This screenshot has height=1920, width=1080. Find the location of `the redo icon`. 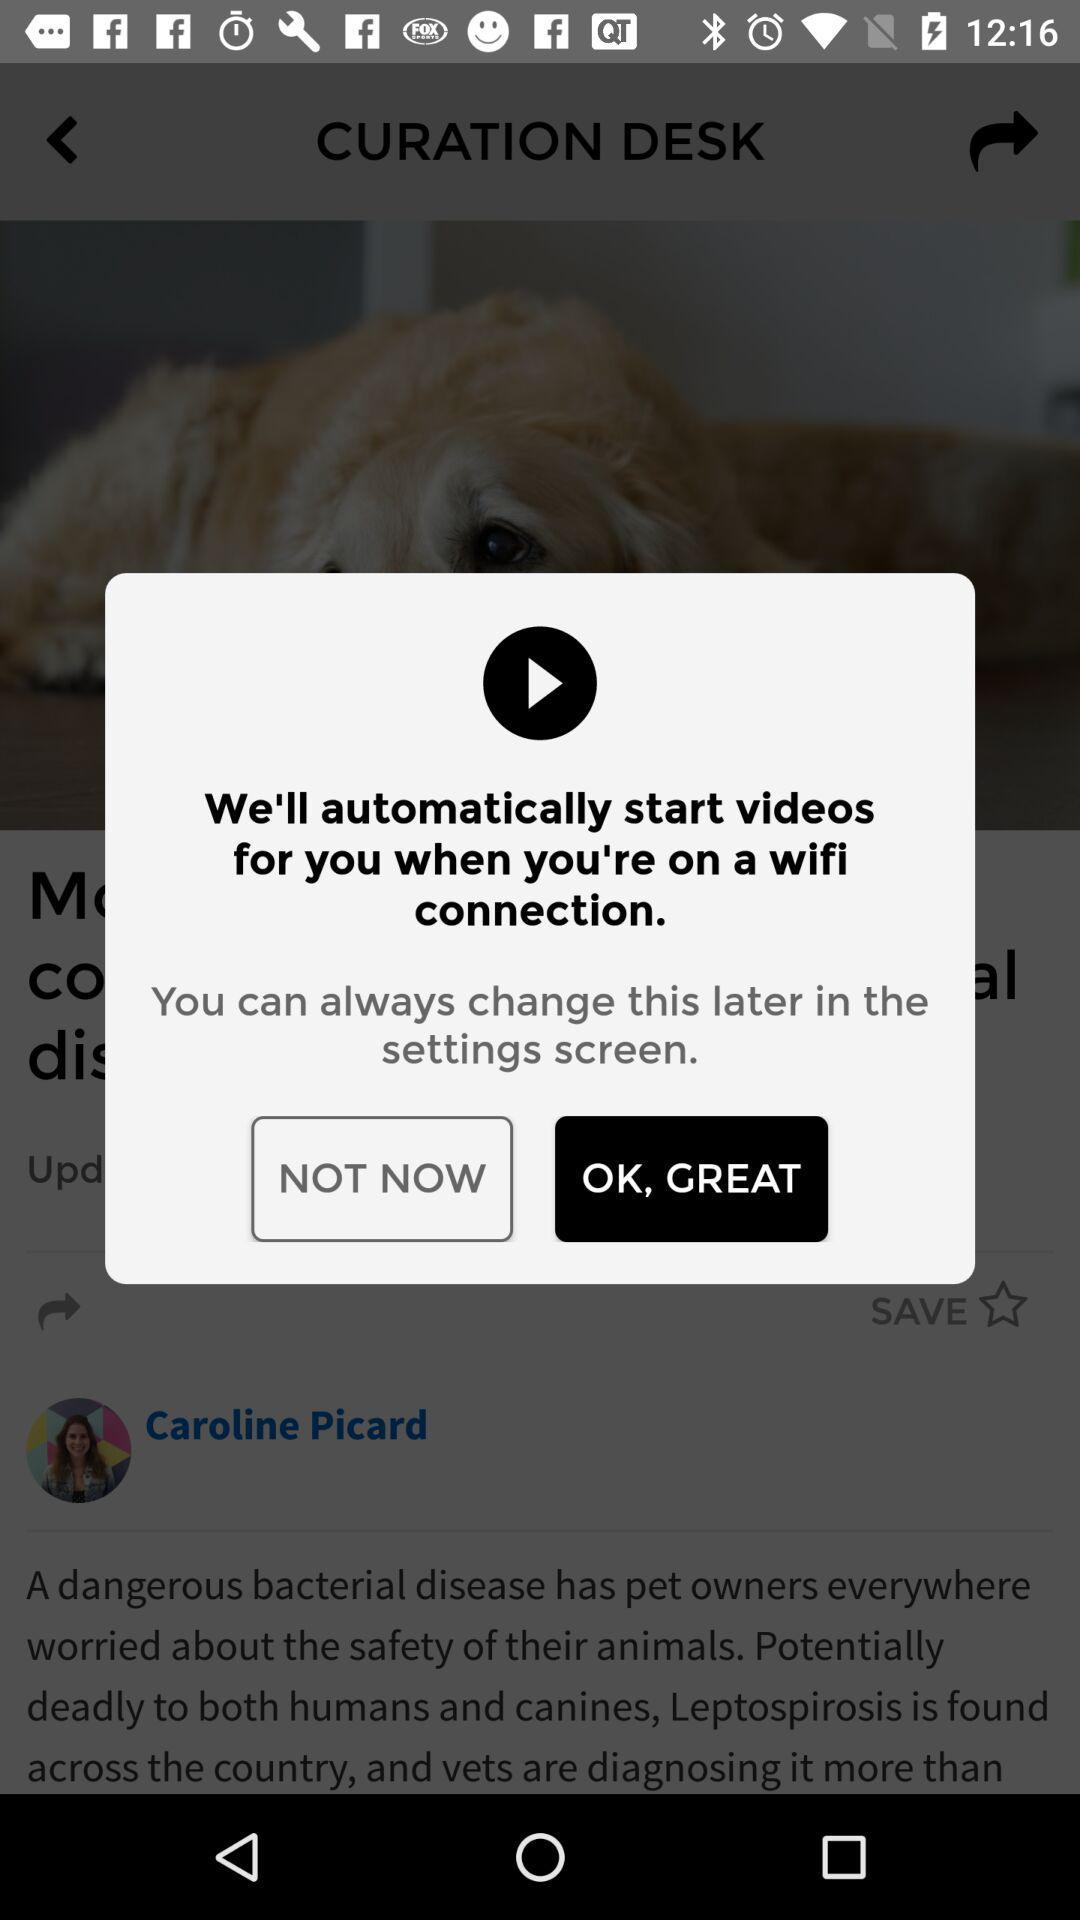

the redo icon is located at coordinates (1003, 140).